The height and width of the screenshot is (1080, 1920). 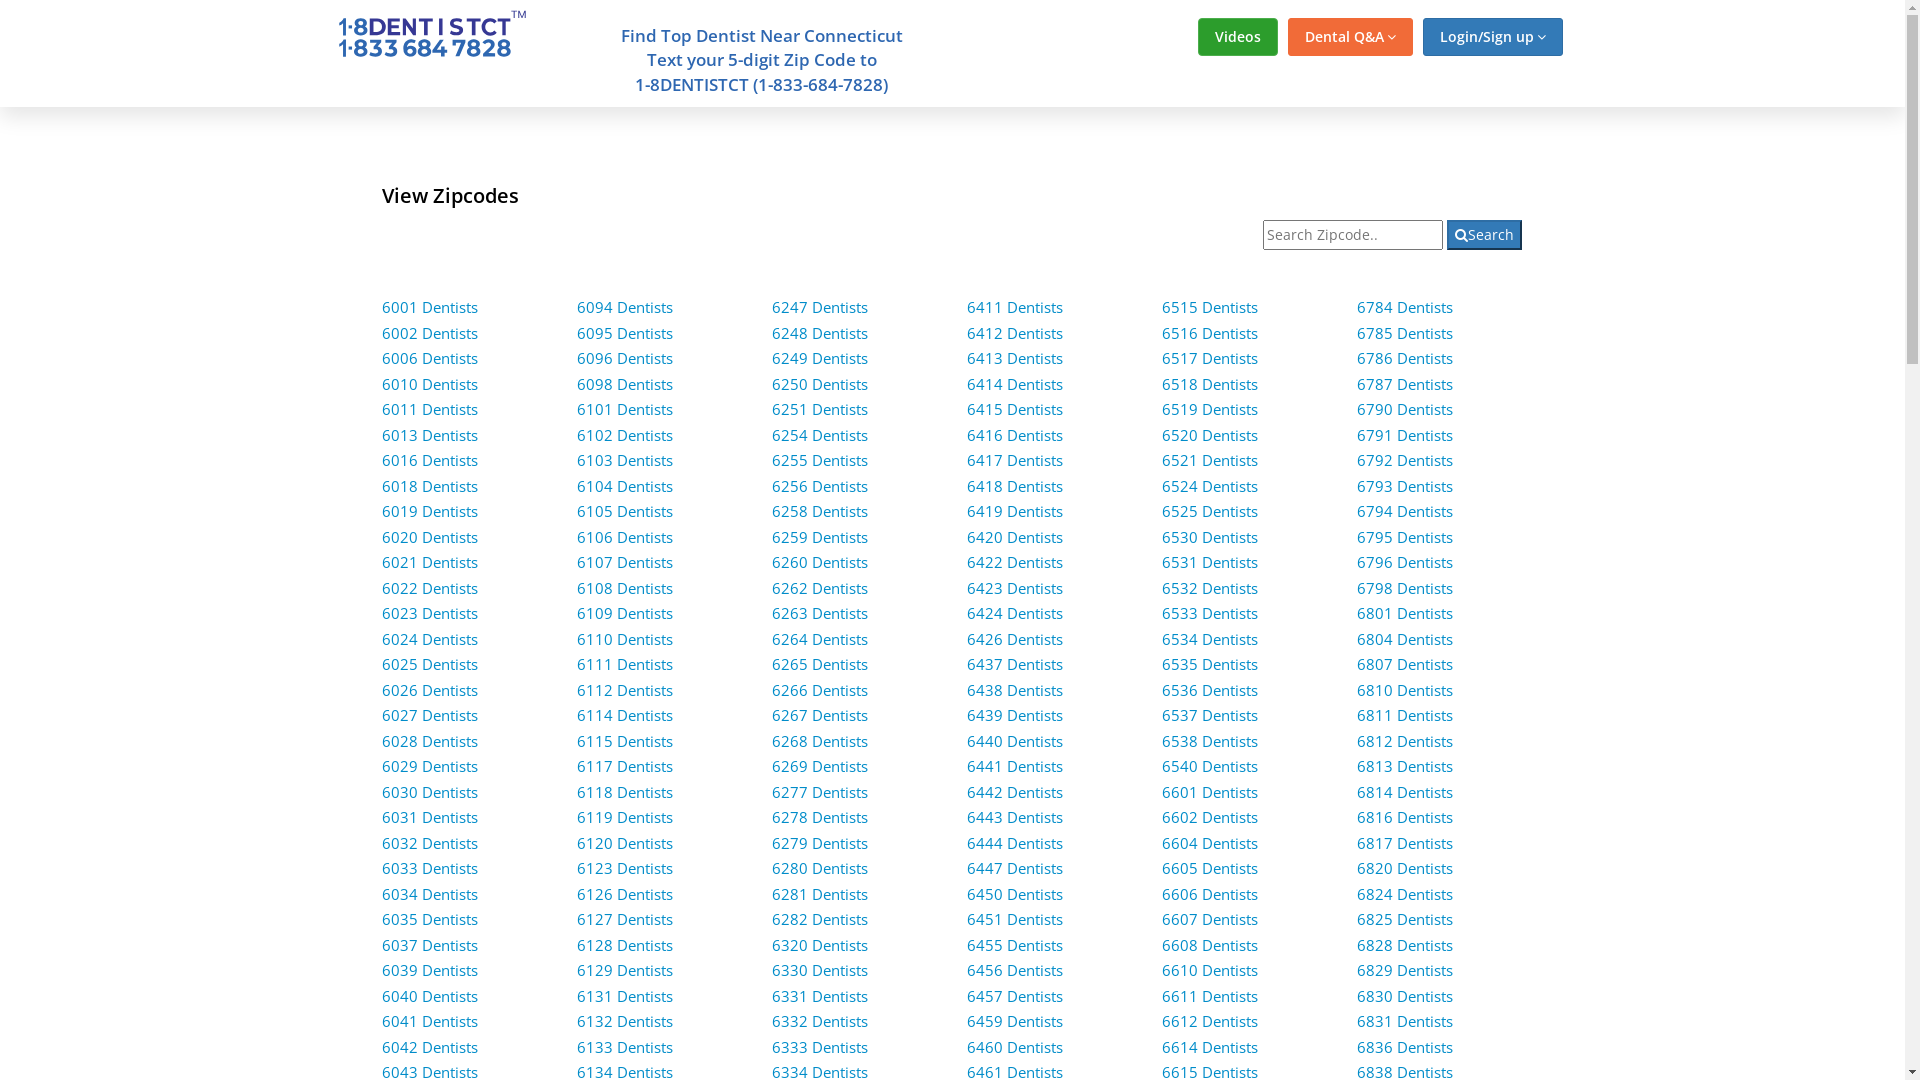 I want to click on '6423 Dentists', so click(x=1014, y=586).